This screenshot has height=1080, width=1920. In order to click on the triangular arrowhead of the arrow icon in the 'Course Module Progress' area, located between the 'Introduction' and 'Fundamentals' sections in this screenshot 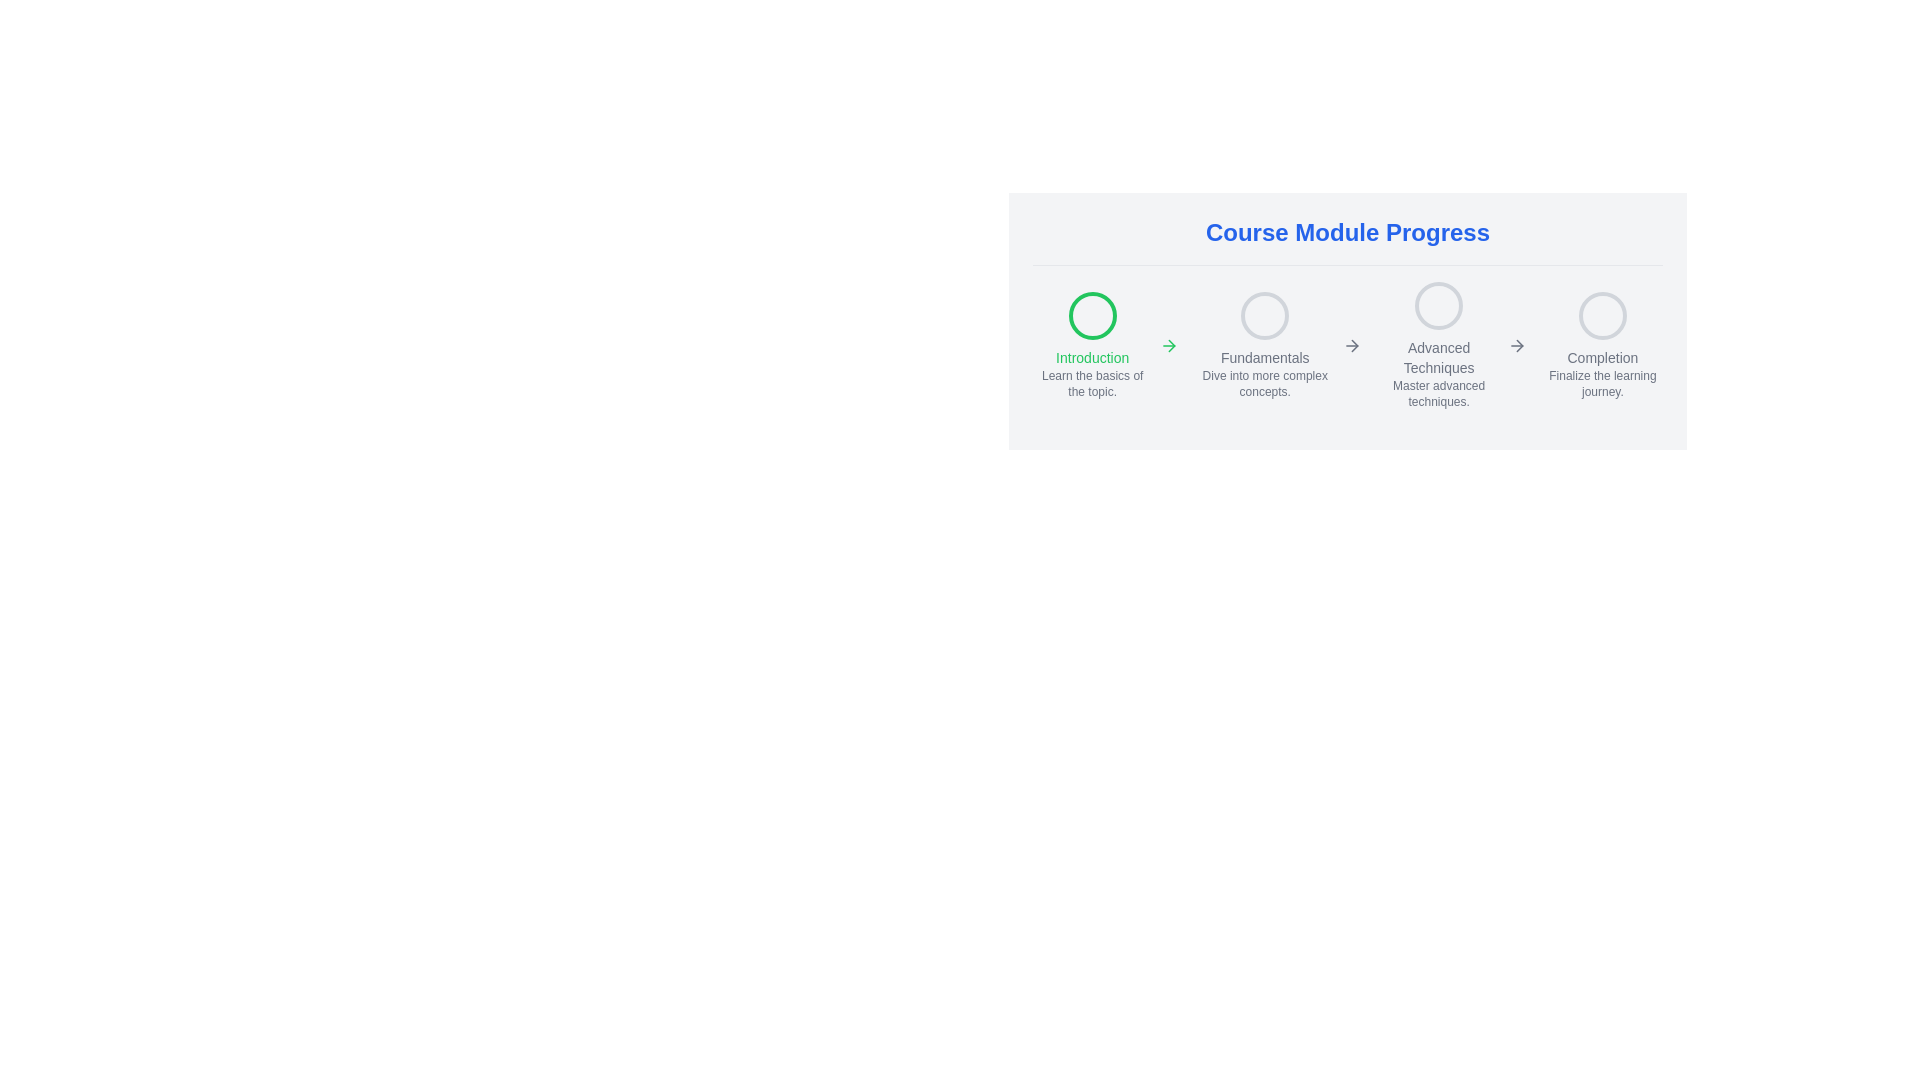, I will do `click(1355, 345)`.